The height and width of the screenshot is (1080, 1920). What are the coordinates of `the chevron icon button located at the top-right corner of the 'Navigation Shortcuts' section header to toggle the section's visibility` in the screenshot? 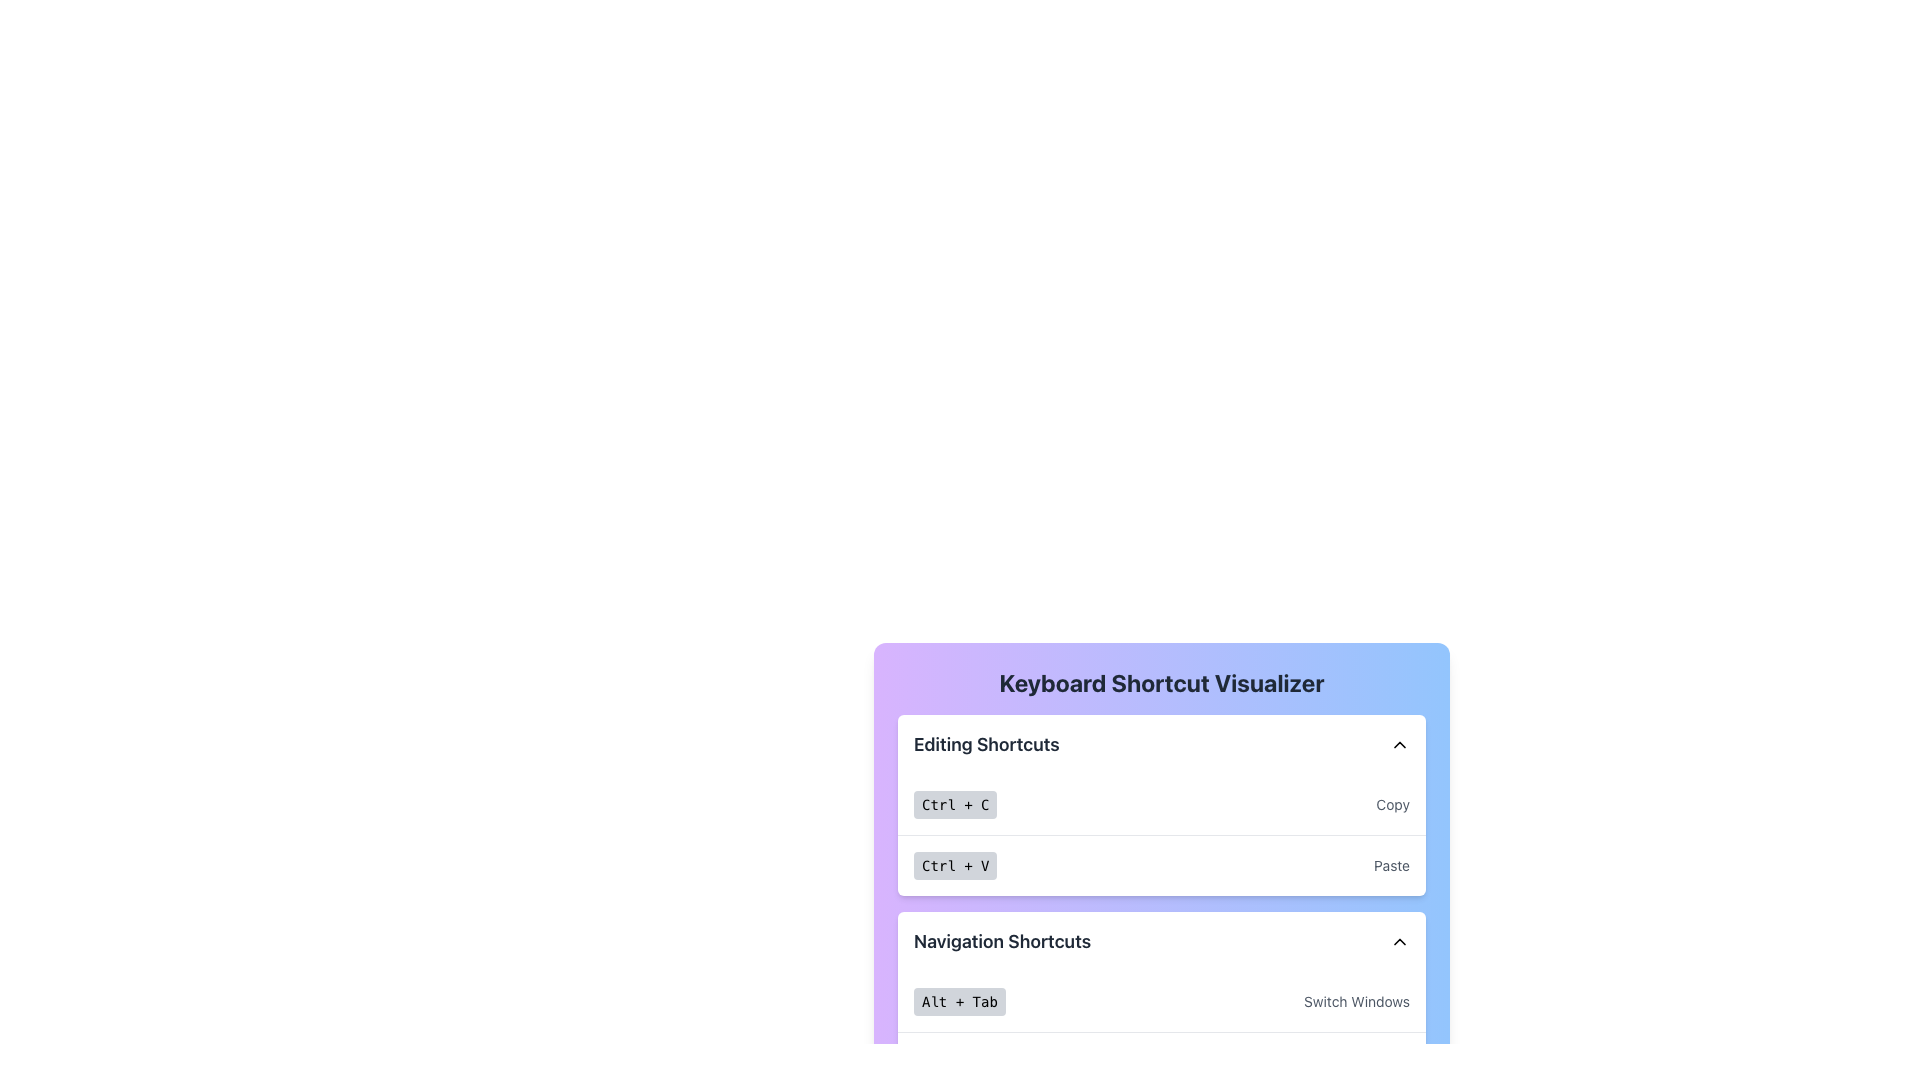 It's located at (1399, 941).